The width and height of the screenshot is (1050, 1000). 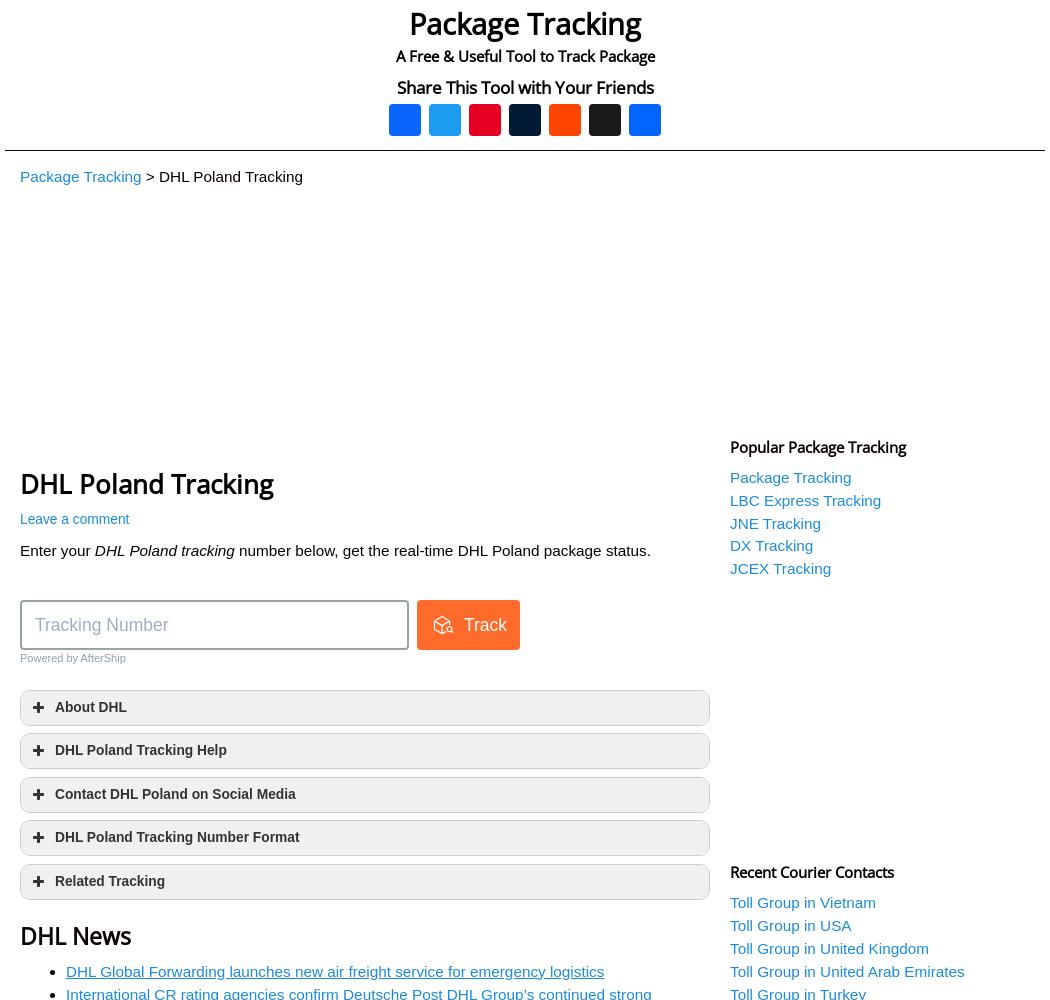 I want to click on 'Toll Group in United Arab Emirates', so click(x=847, y=970).